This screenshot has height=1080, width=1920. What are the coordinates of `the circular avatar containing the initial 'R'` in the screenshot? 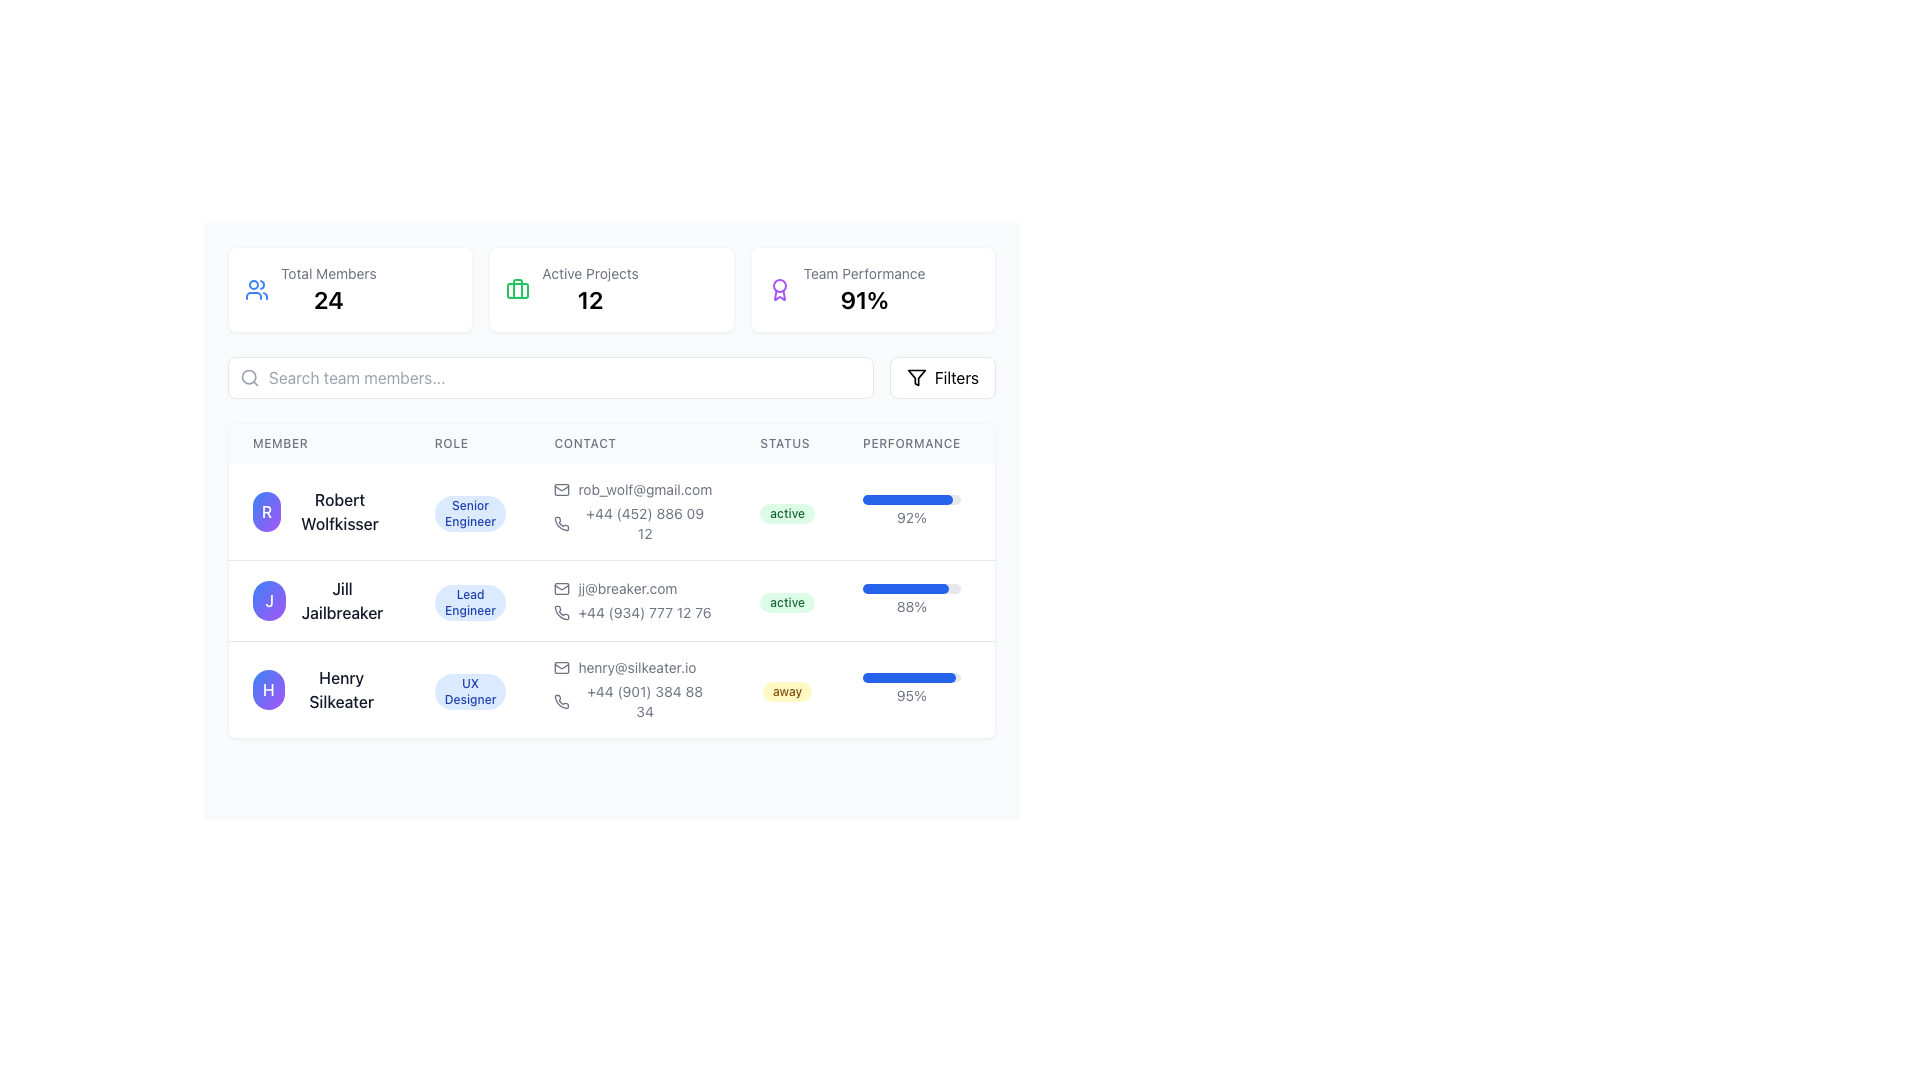 It's located at (318, 511).